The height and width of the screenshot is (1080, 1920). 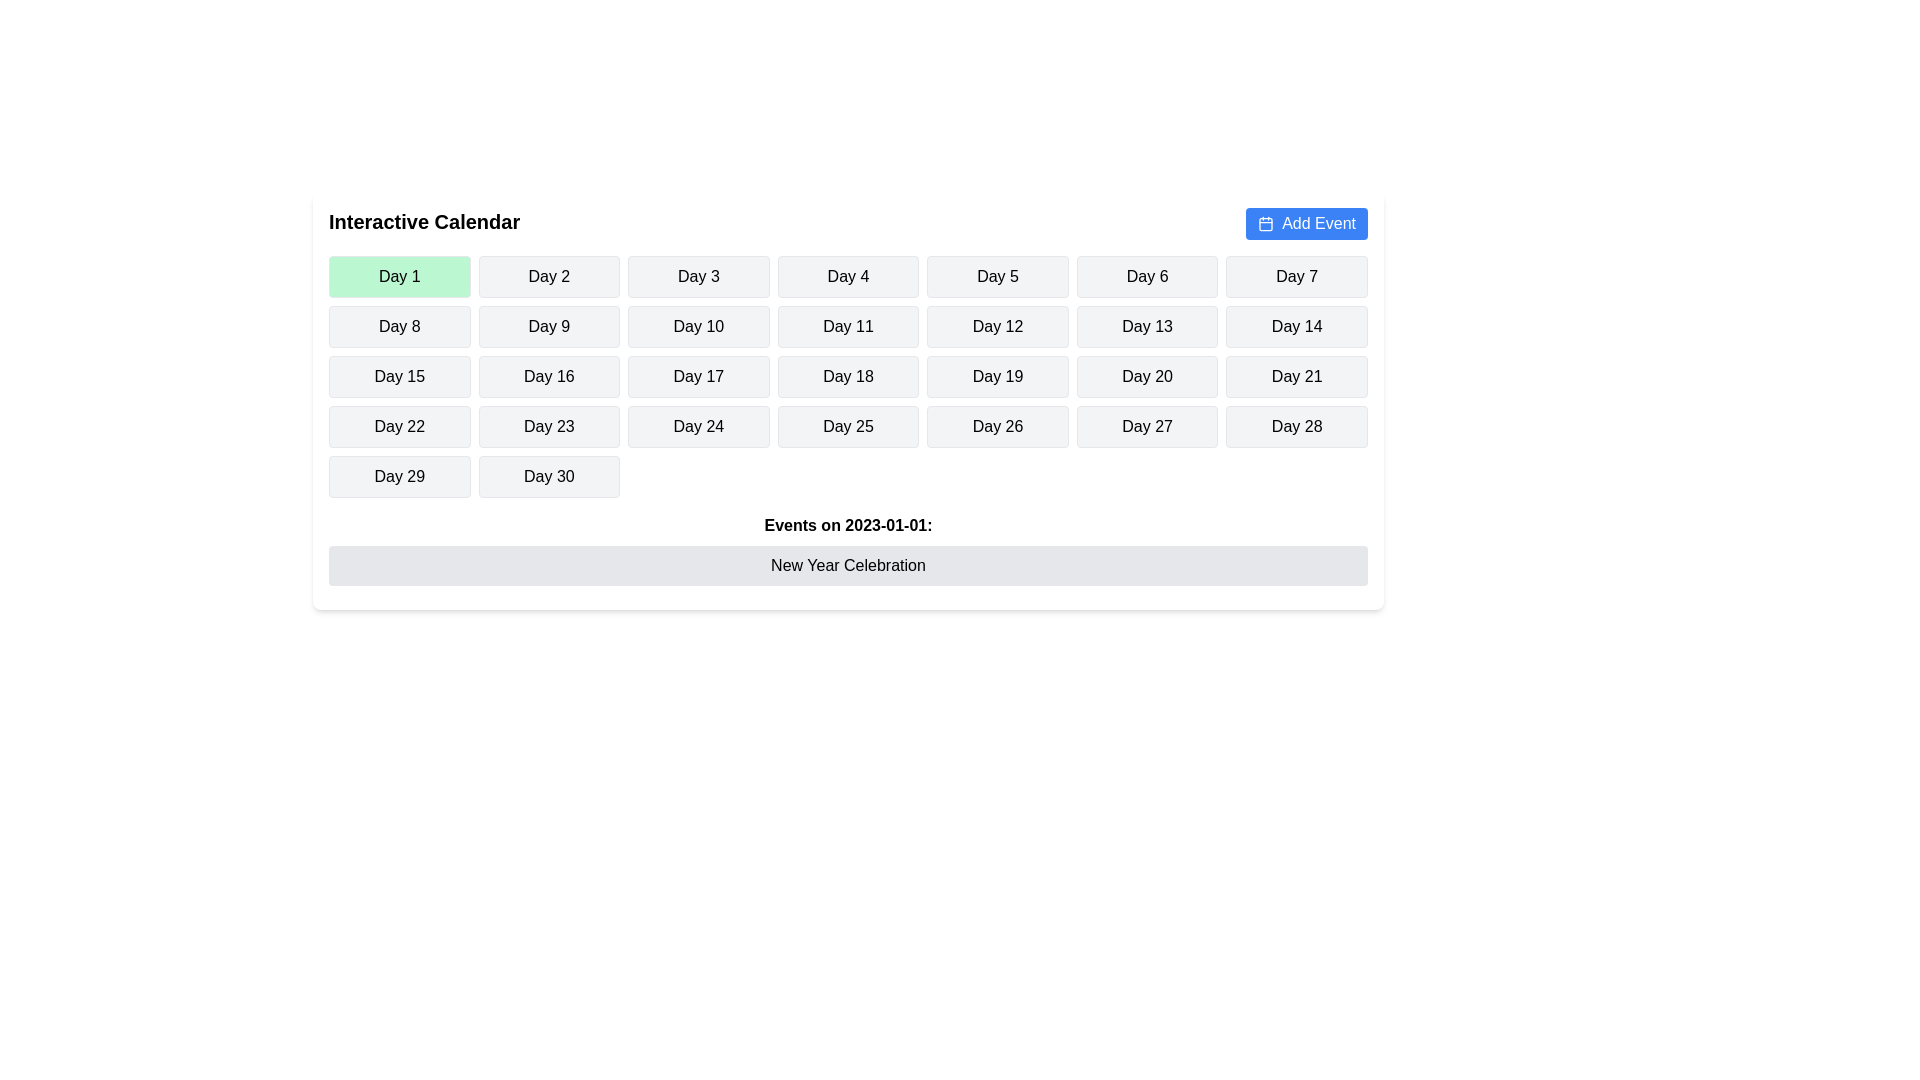 I want to click on the button labeled 'Day 16', which is a rectangular component with rounded corners and a light gray background, so click(x=549, y=377).